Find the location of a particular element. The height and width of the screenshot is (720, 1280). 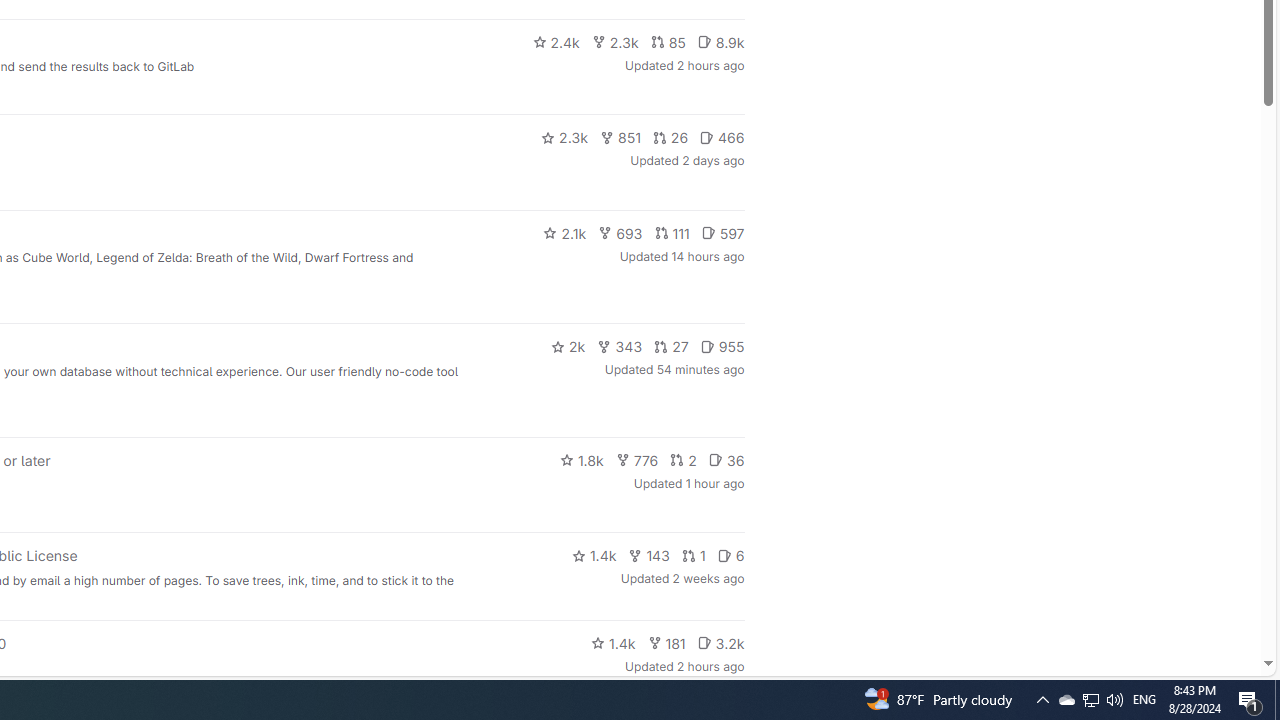

'85' is located at coordinates (668, 42).